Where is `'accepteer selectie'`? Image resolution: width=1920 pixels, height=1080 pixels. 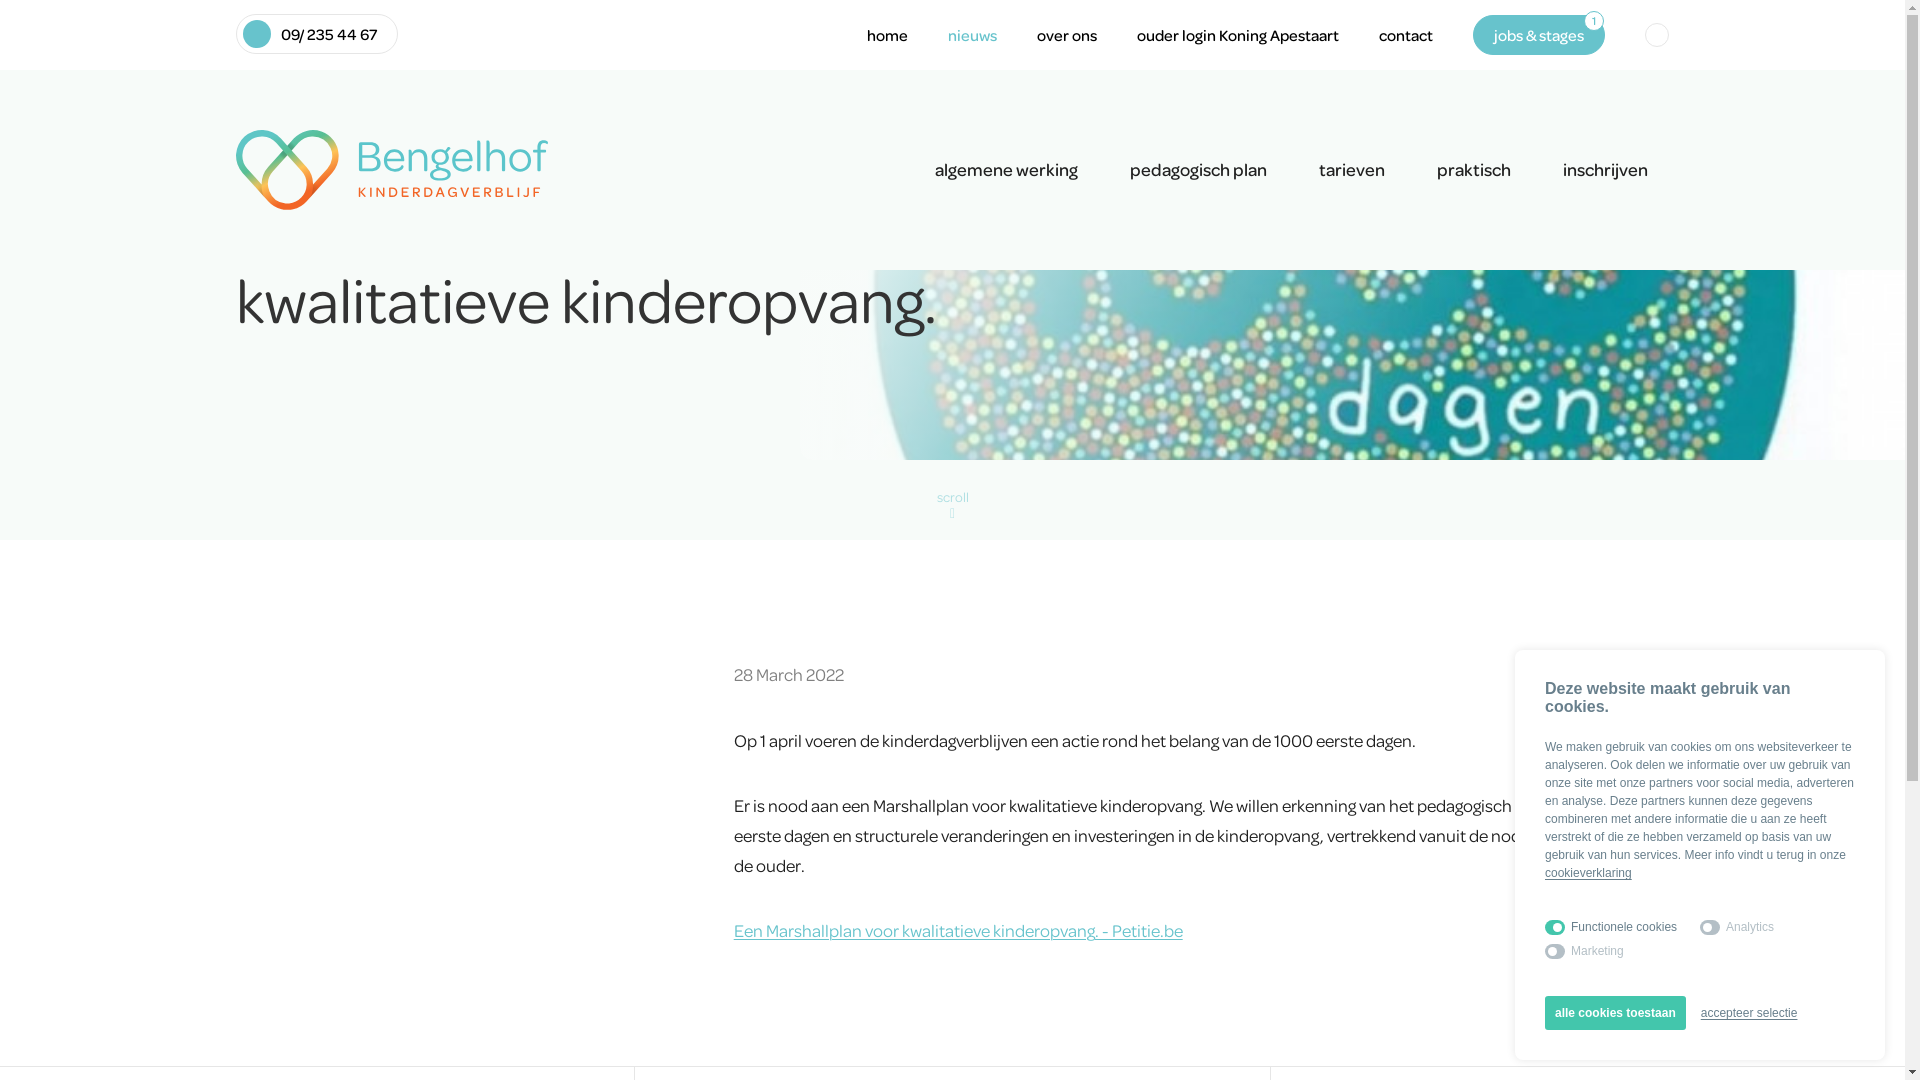 'accepteer selectie' is located at coordinates (1699, 1013).